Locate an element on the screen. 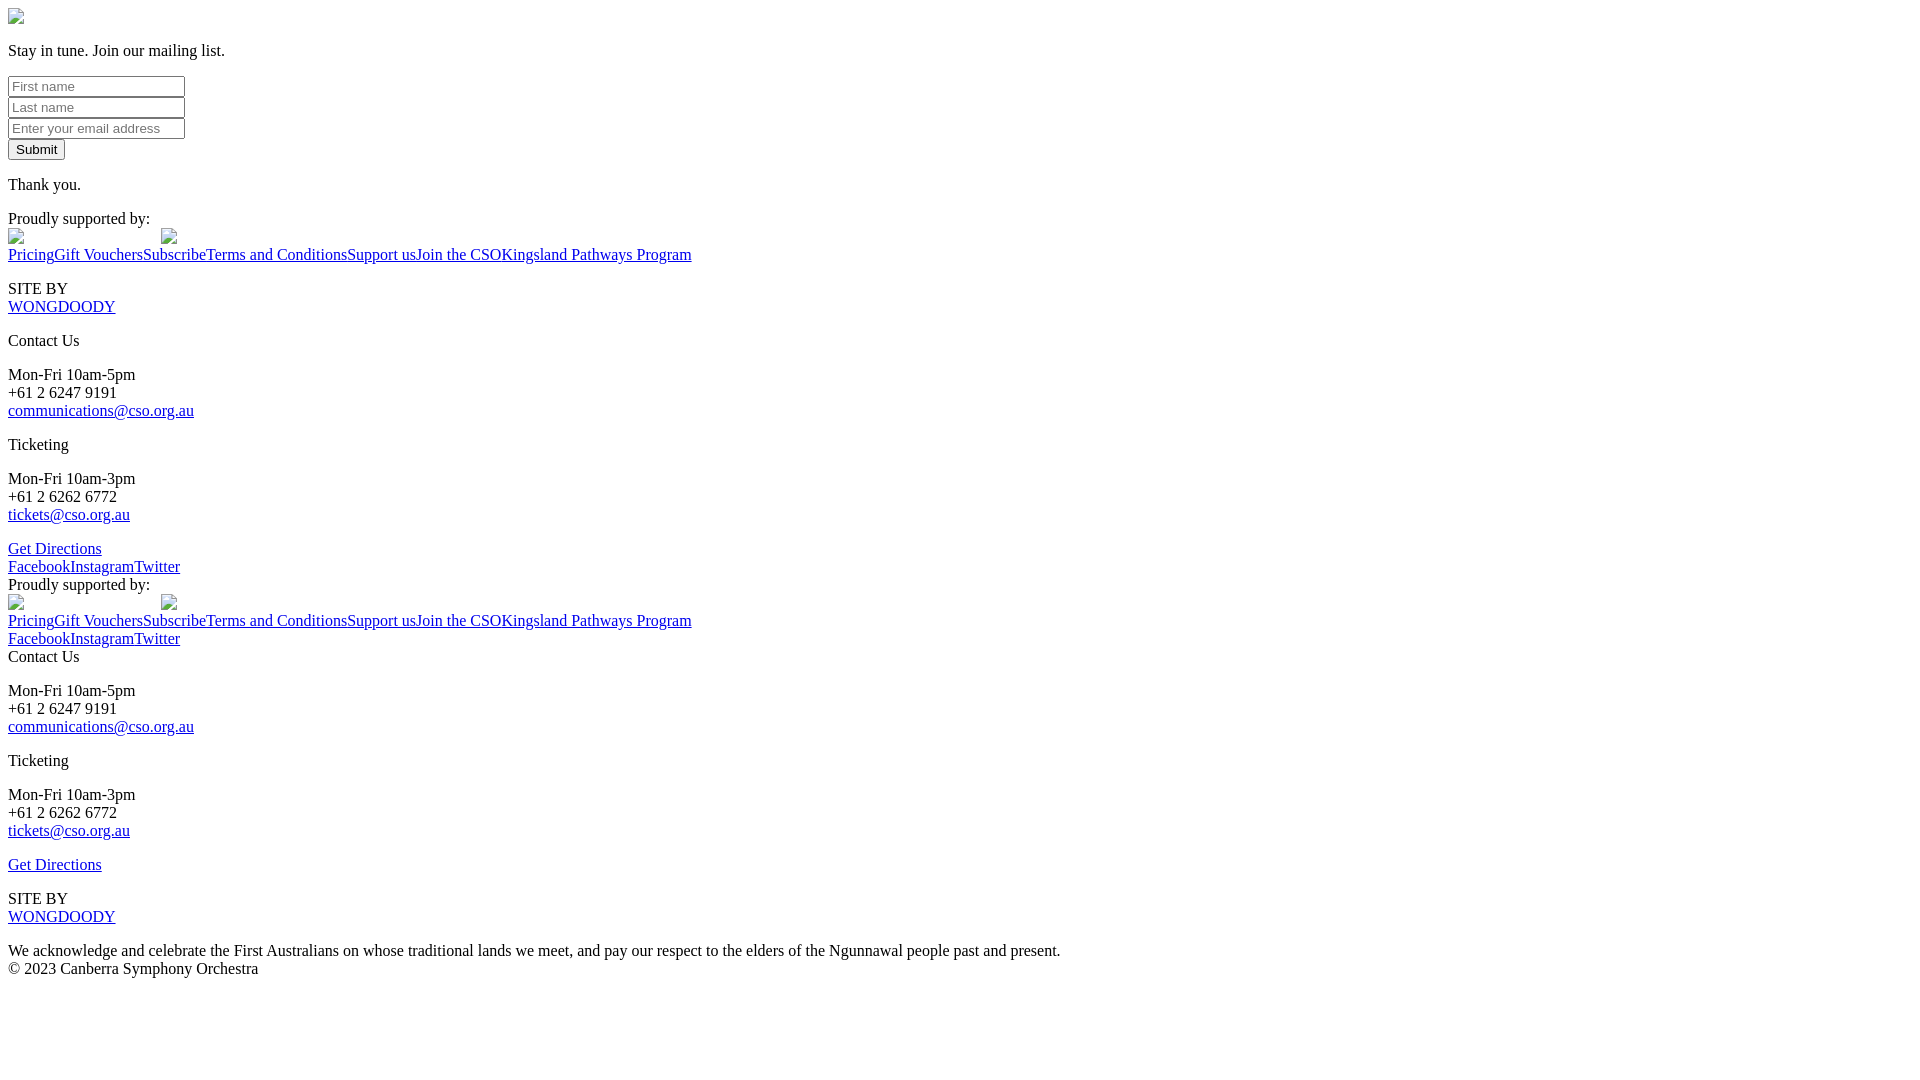 This screenshot has width=1920, height=1080. 'Support us' is located at coordinates (346, 253).